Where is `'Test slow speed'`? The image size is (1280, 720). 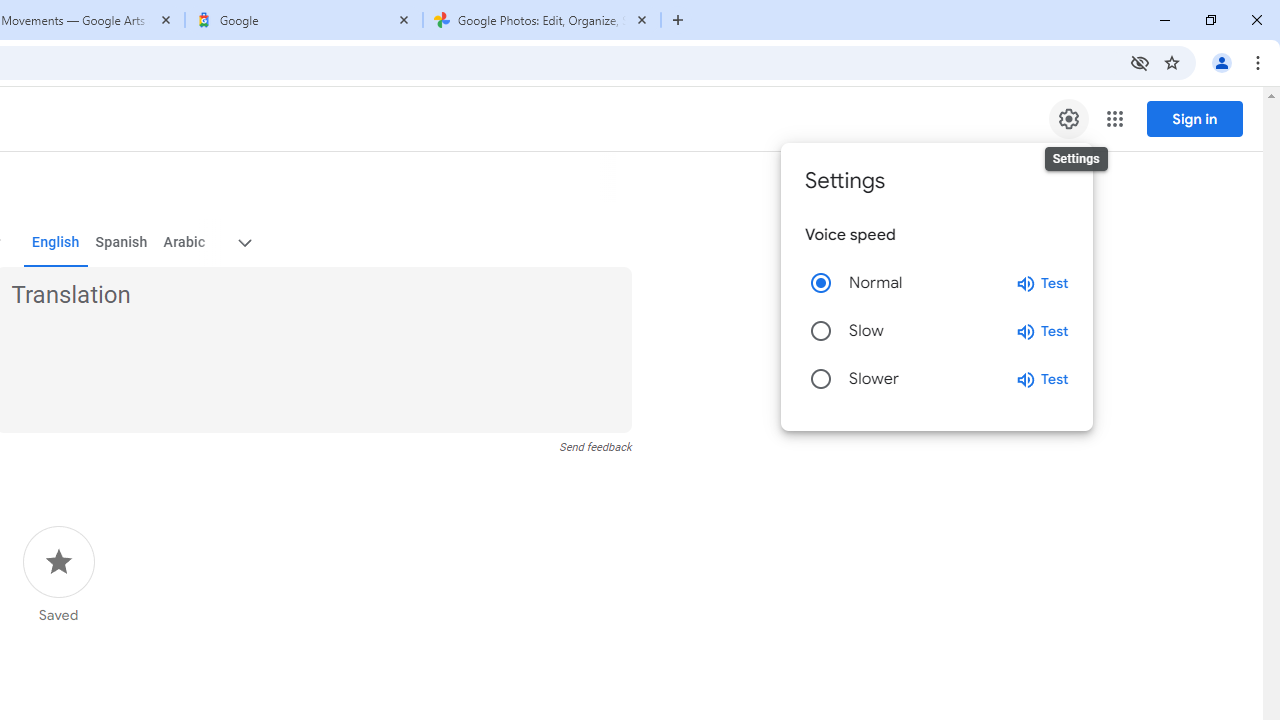 'Test slow speed' is located at coordinates (1040, 330).